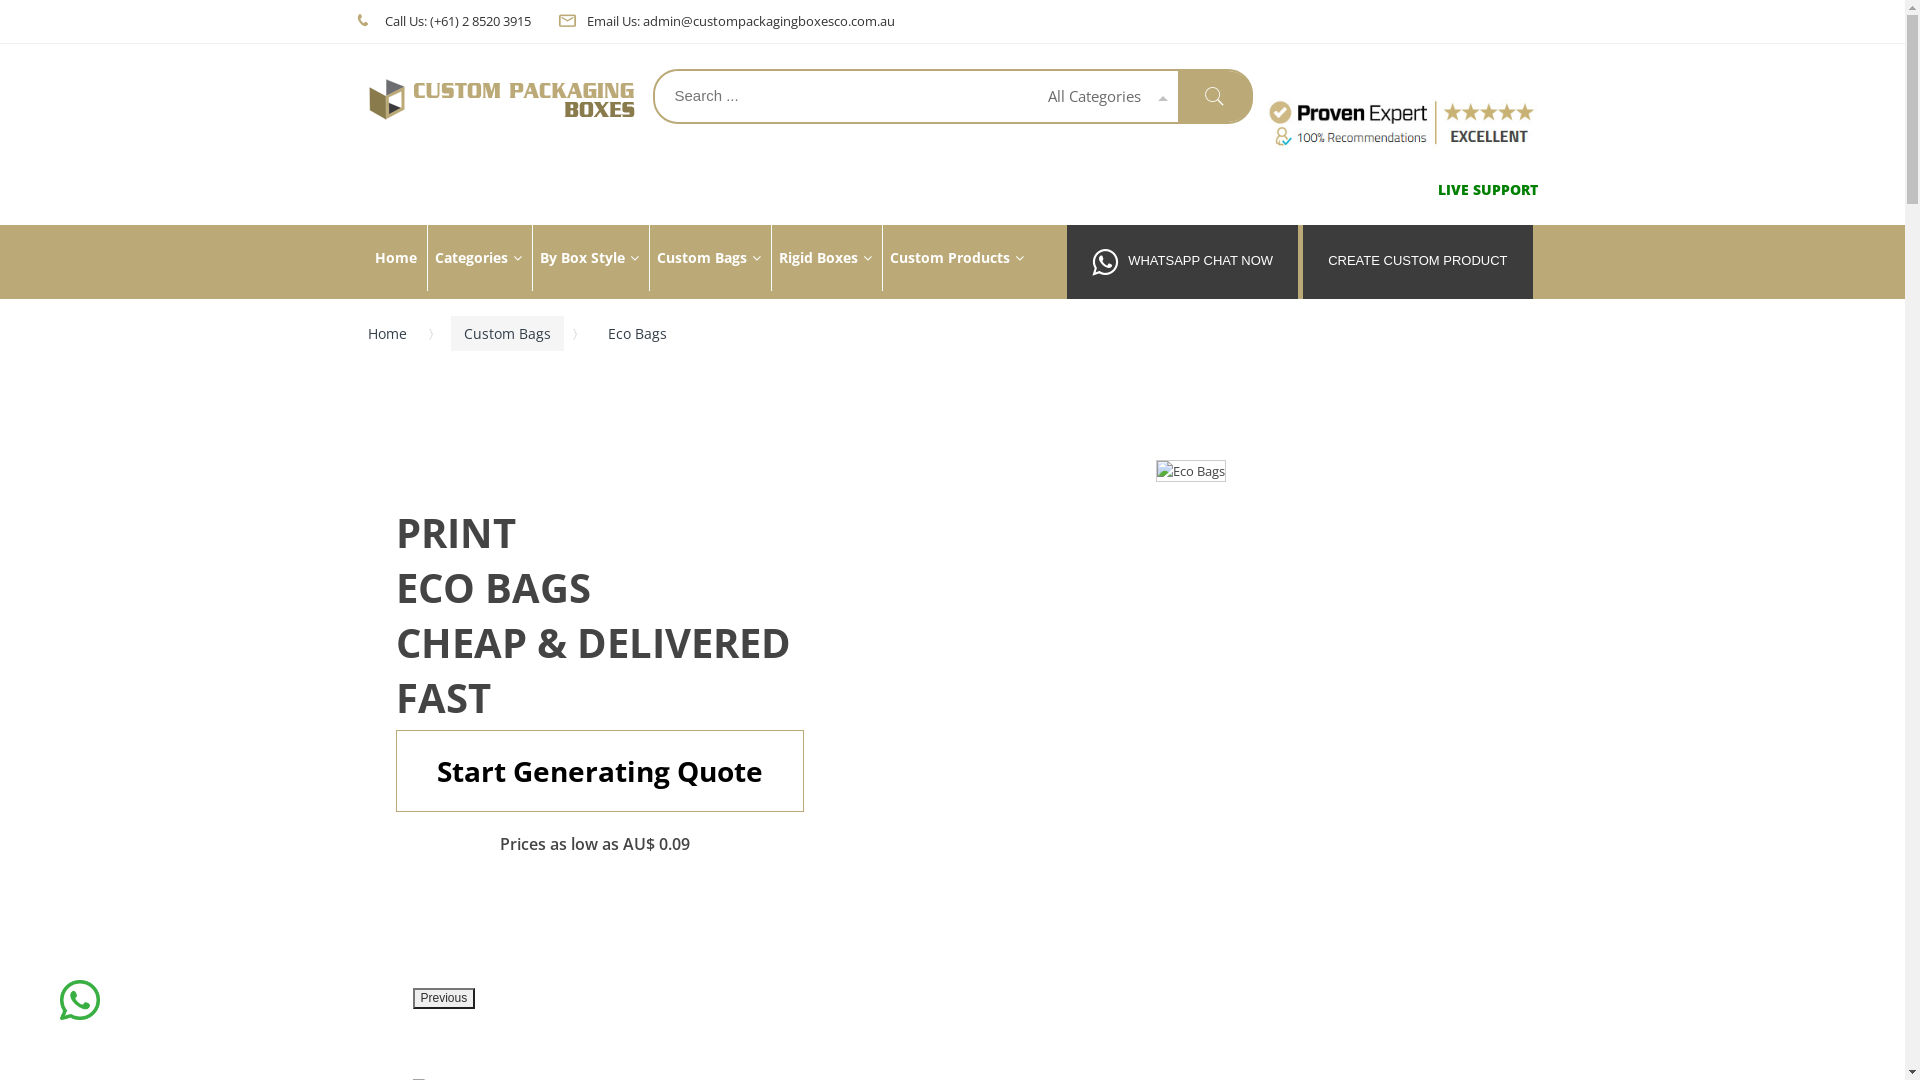 The width and height of the screenshot is (1920, 1080). Describe the element at coordinates (738, 20) in the screenshot. I see `'Email Us: admin@custompackagingboxesco.com.au'` at that location.